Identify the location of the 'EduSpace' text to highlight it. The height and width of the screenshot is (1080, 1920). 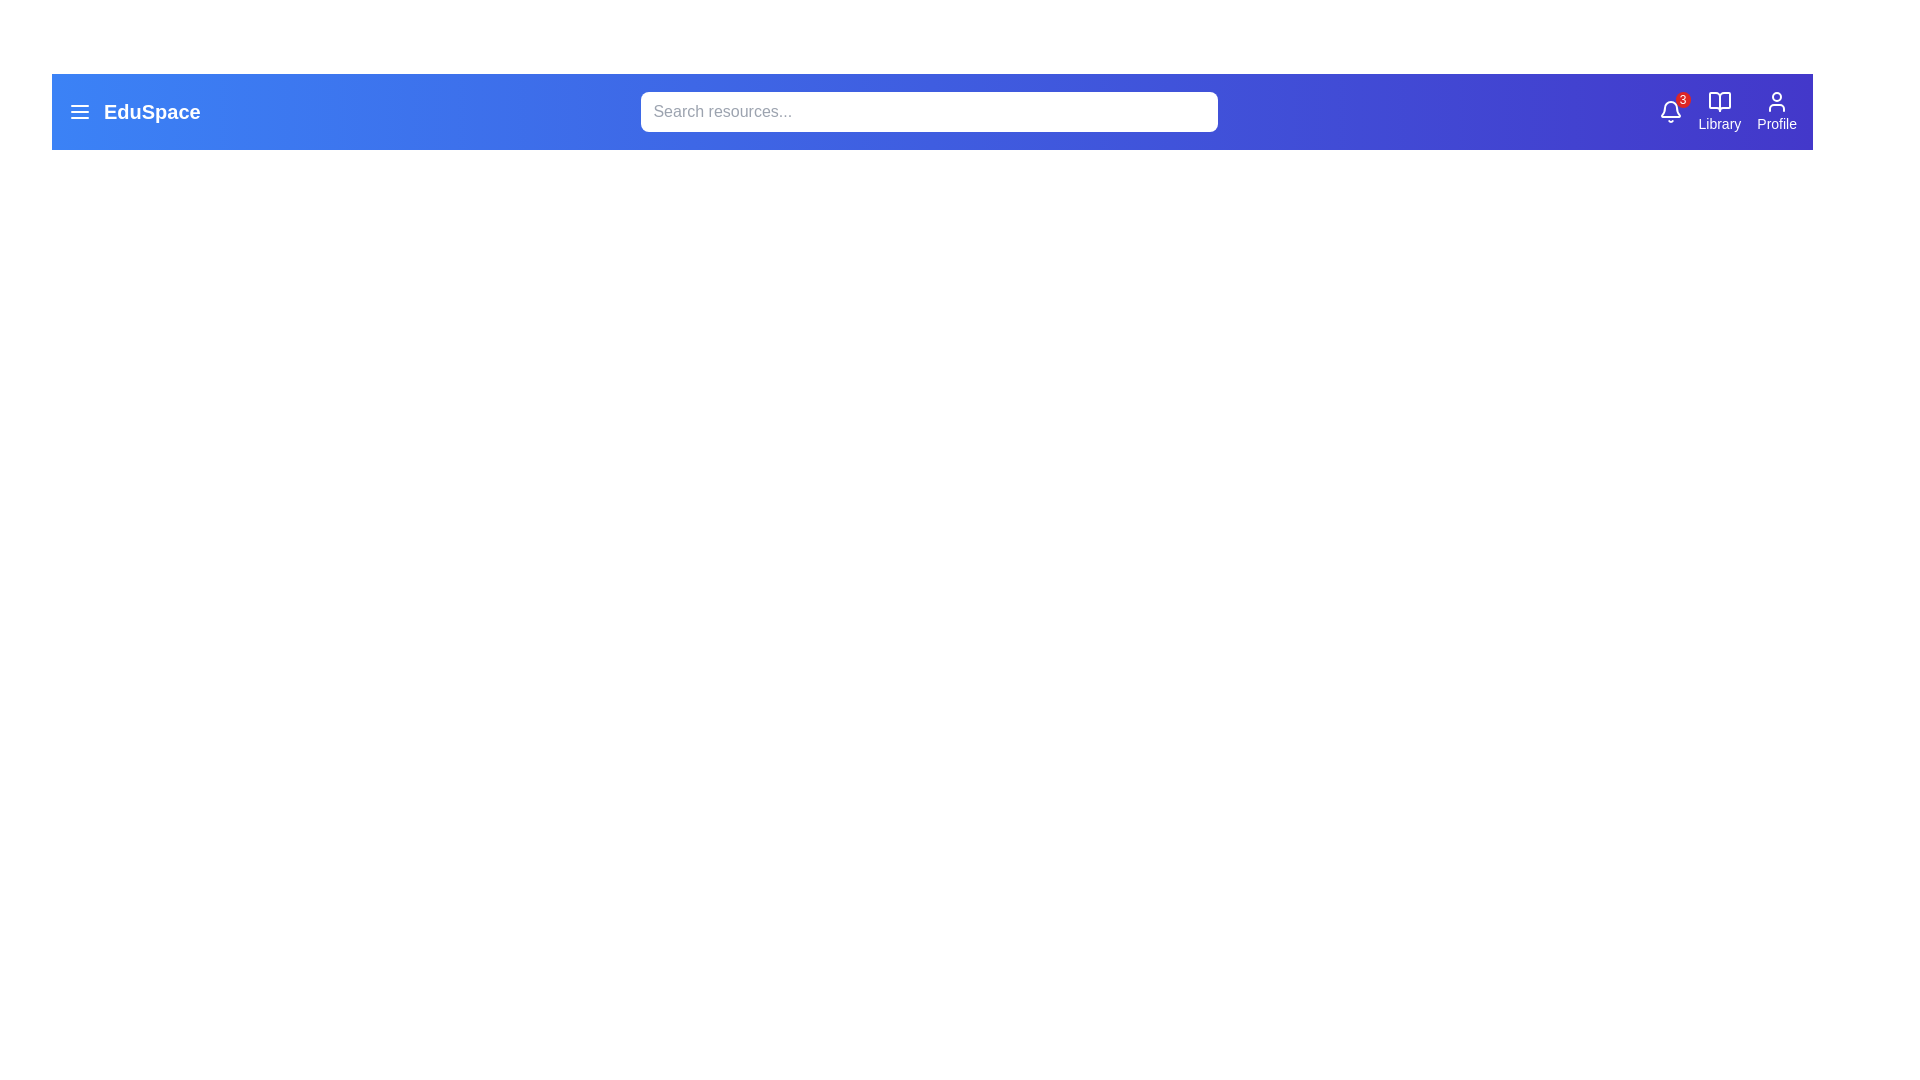
(133, 111).